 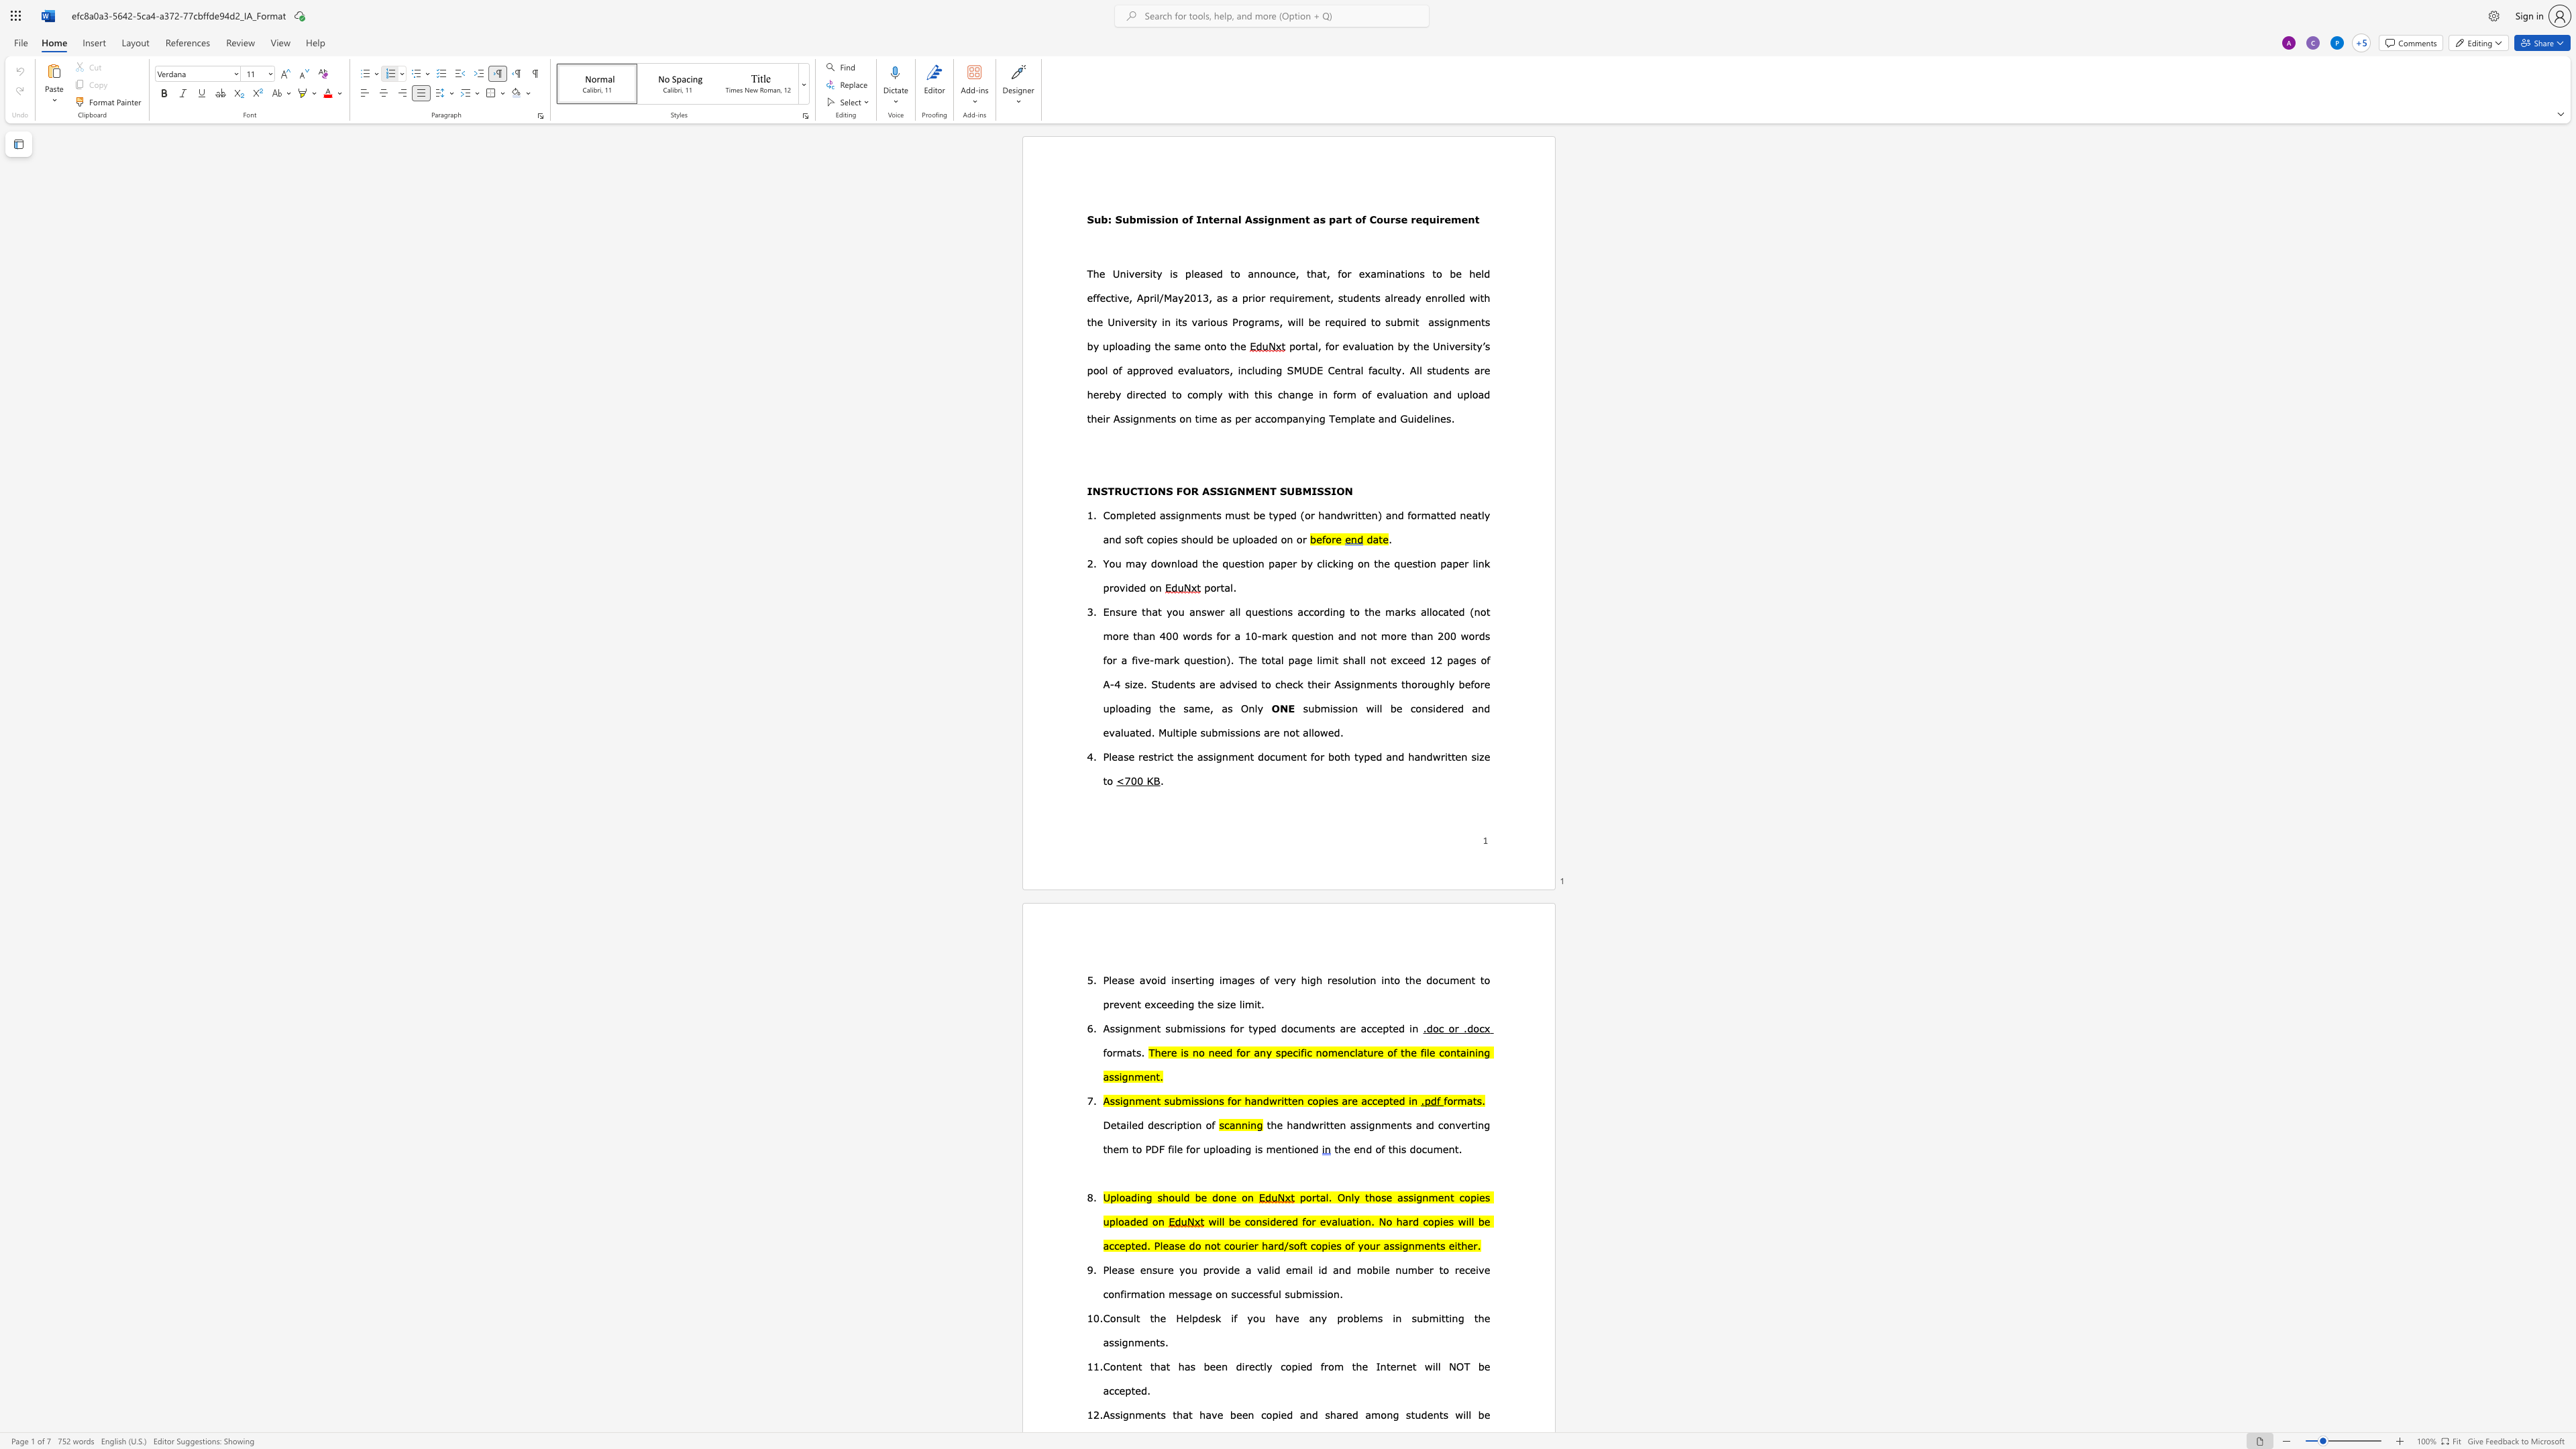 What do you see at coordinates (1460, 1317) in the screenshot?
I see `the 1th character "g" in the text` at bounding box center [1460, 1317].